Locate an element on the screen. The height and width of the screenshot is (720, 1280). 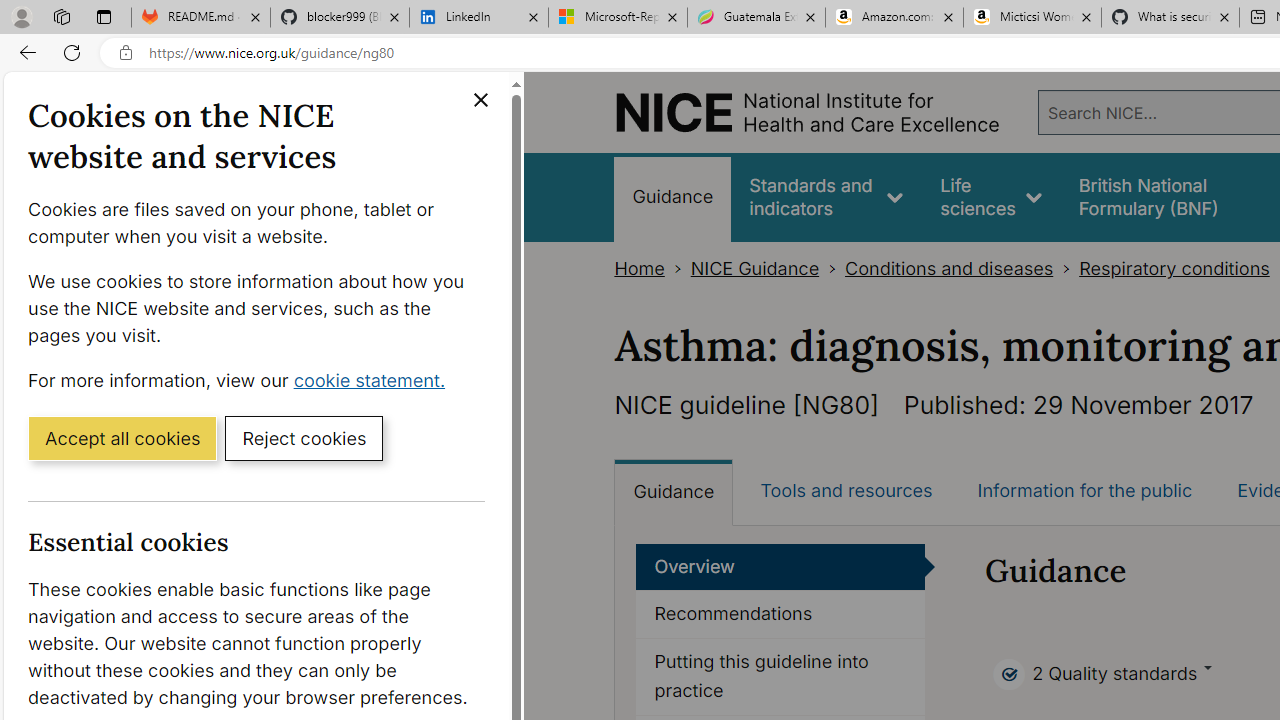
'Reject cookies' is located at coordinates (303, 436).